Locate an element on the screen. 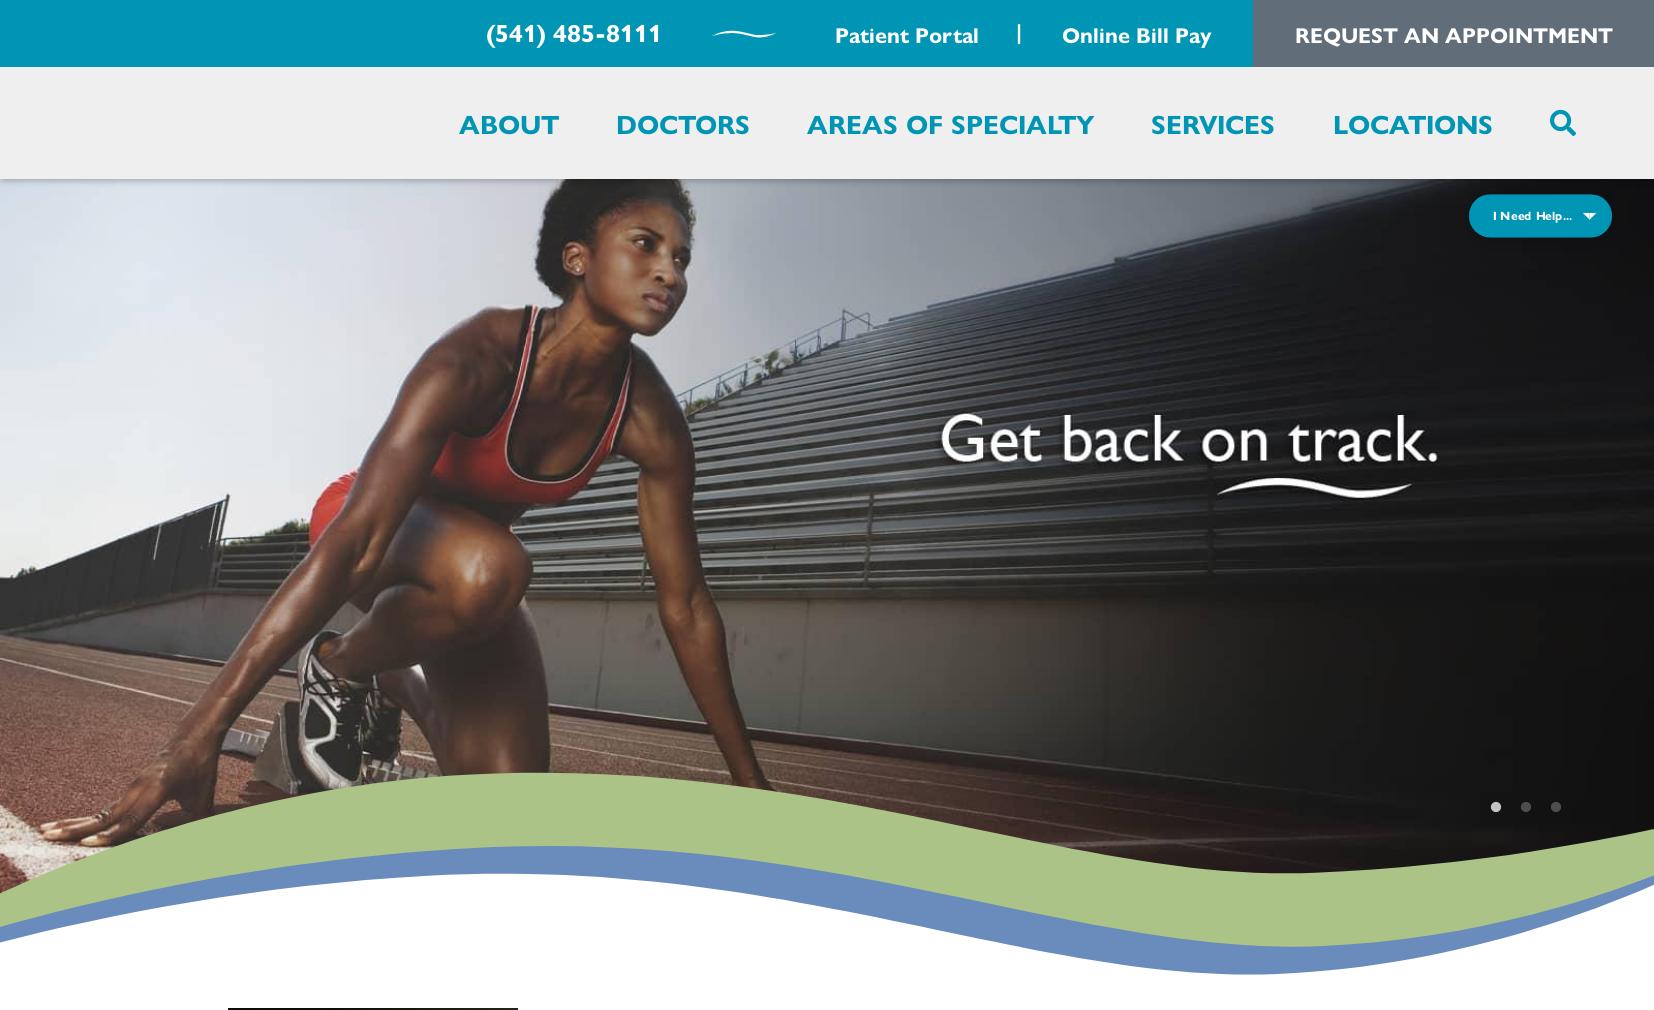 This screenshot has width=1654, height=1010. 'Services' is located at coordinates (1212, 121).